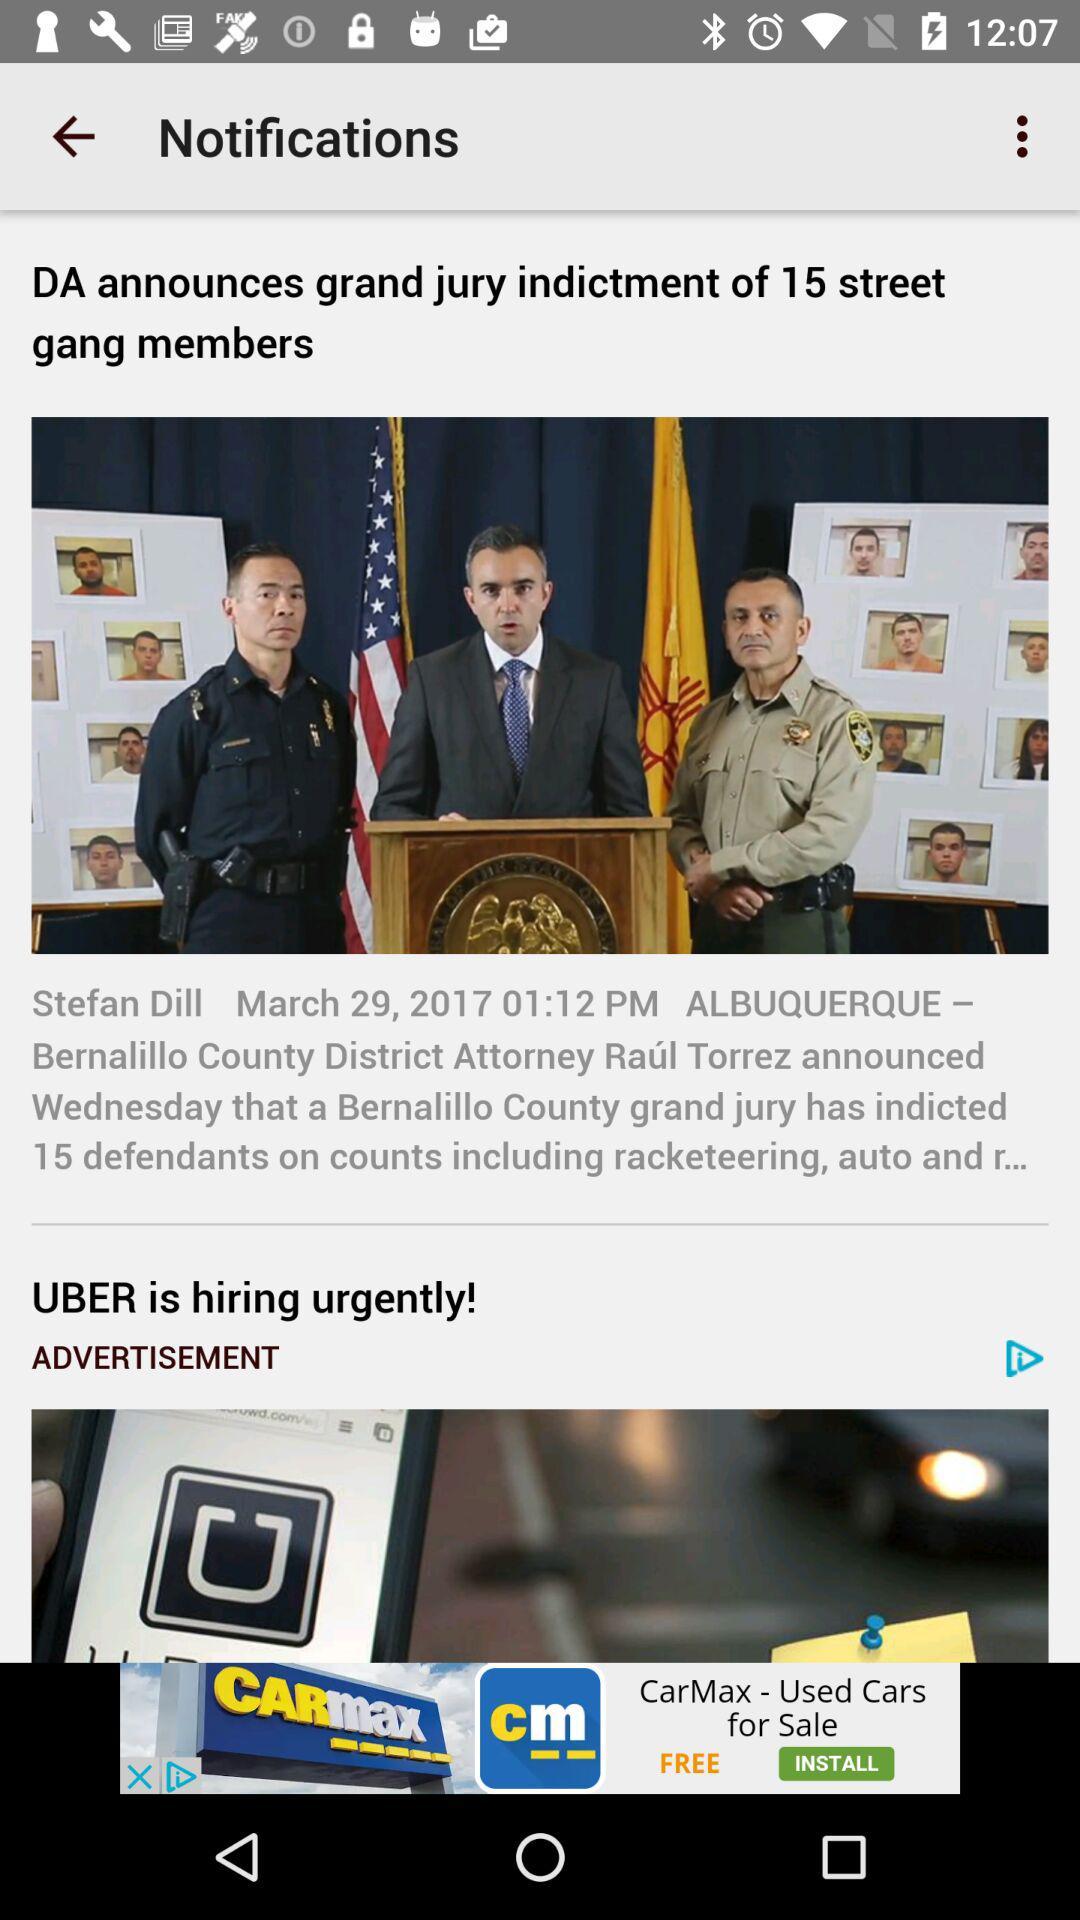 The width and height of the screenshot is (1080, 1920). What do you see at coordinates (1027, 135) in the screenshot?
I see `the item above da announces grand icon` at bounding box center [1027, 135].